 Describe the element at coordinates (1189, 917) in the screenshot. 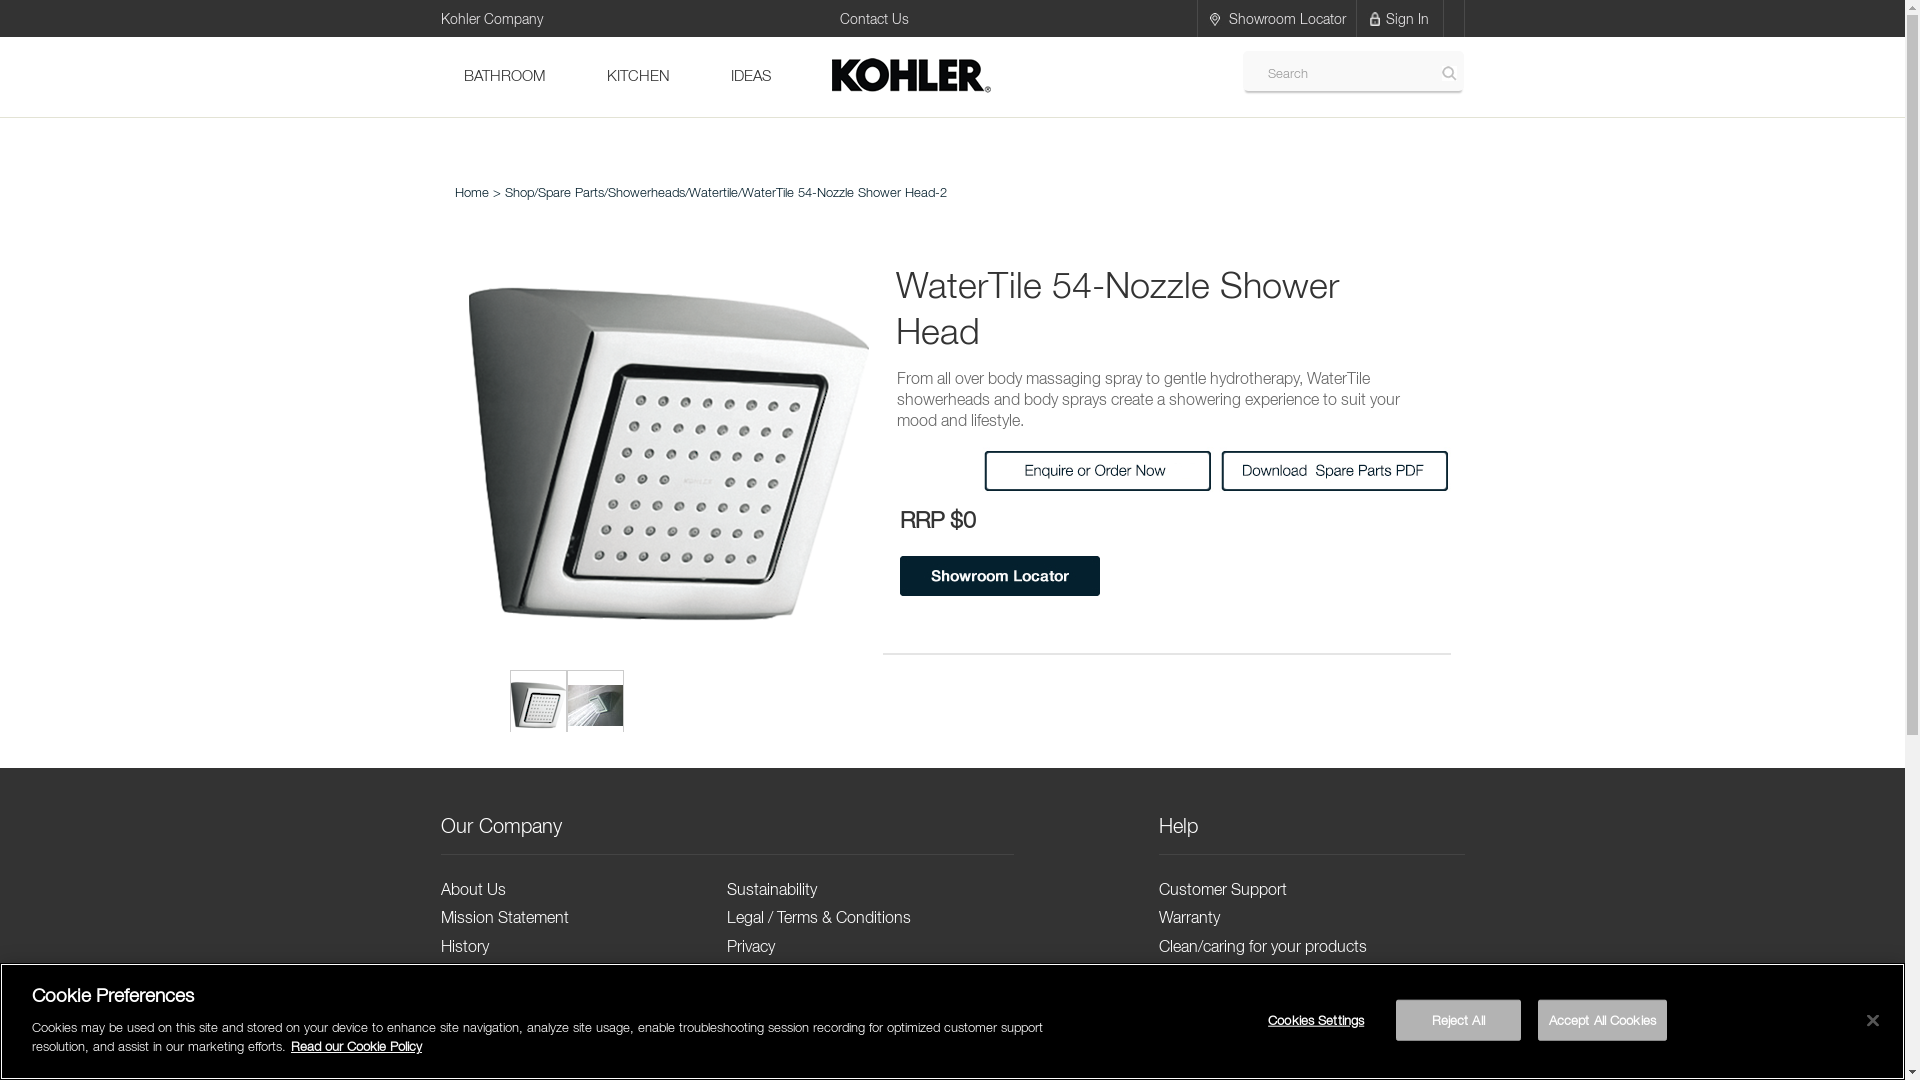

I see `'Warranty'` at that location.